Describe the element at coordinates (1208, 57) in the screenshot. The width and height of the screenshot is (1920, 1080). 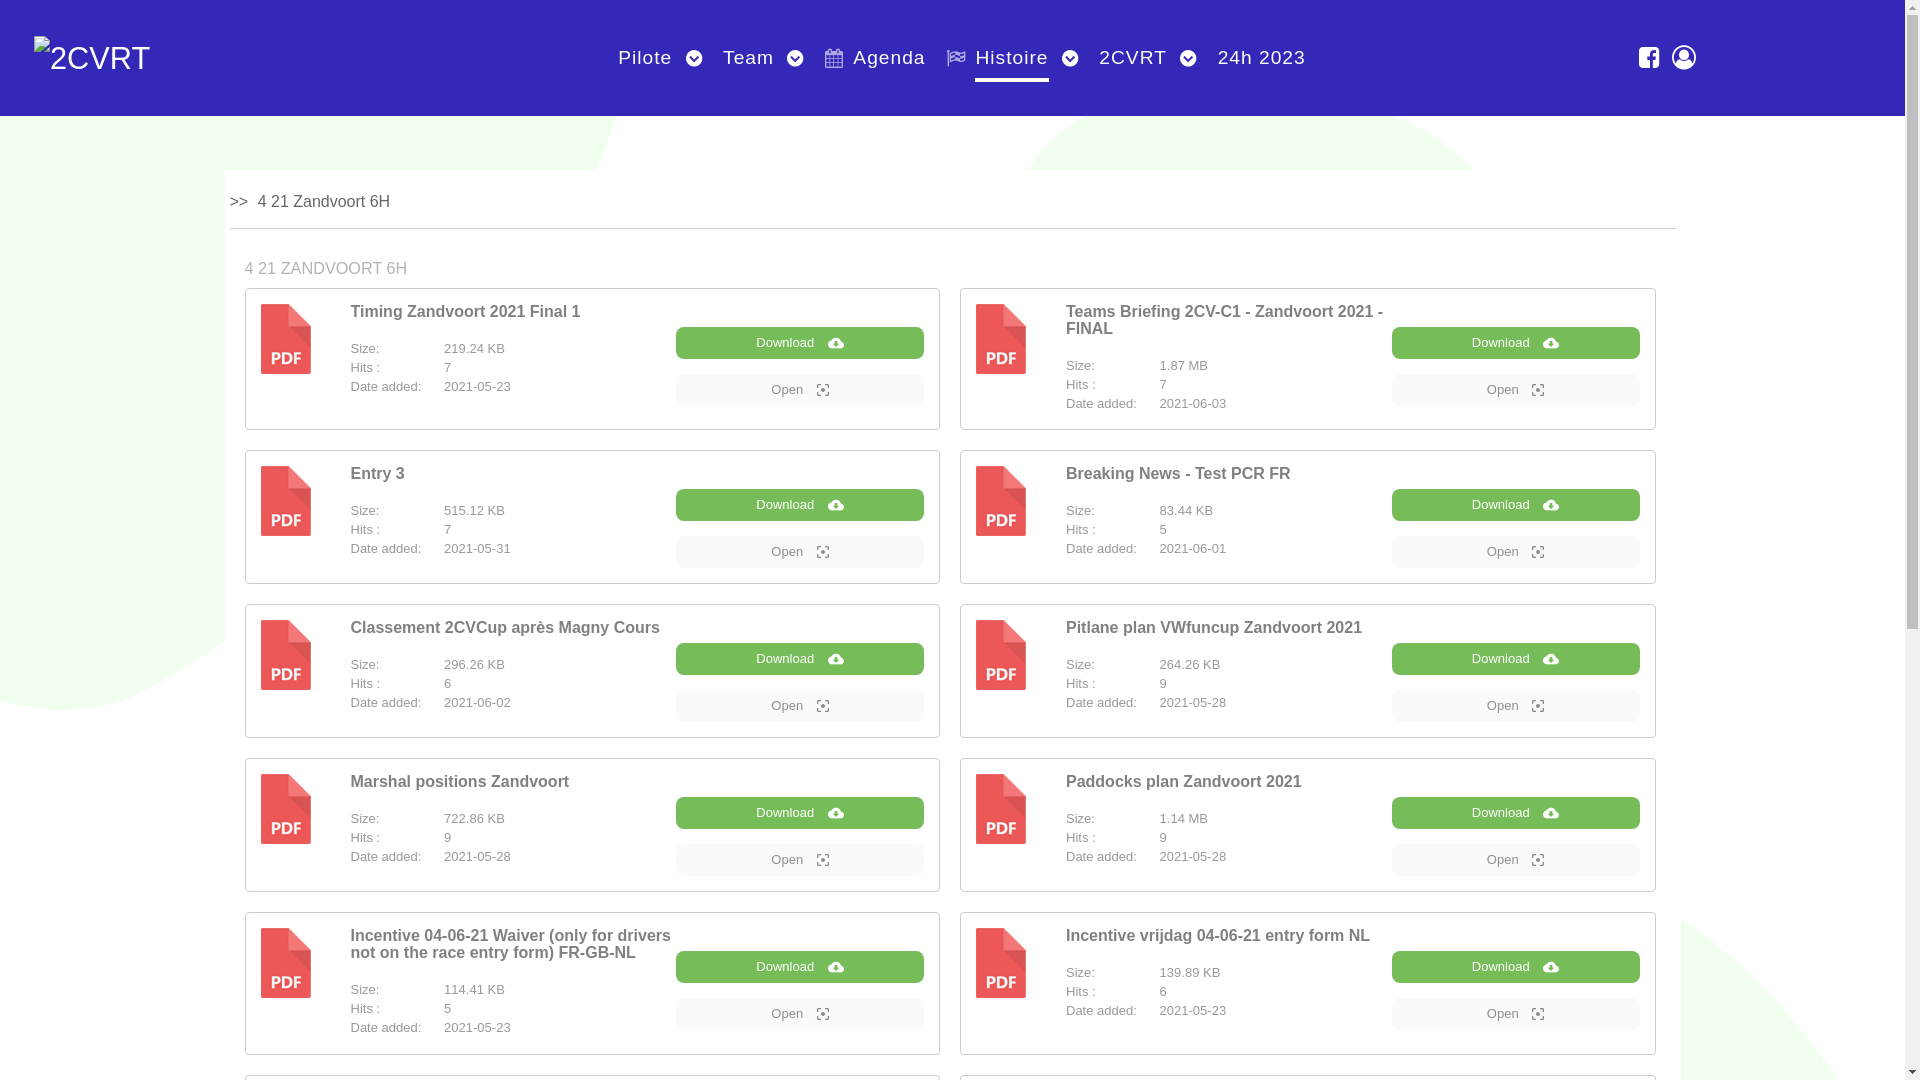
I see `'24h 2023'` at that location.